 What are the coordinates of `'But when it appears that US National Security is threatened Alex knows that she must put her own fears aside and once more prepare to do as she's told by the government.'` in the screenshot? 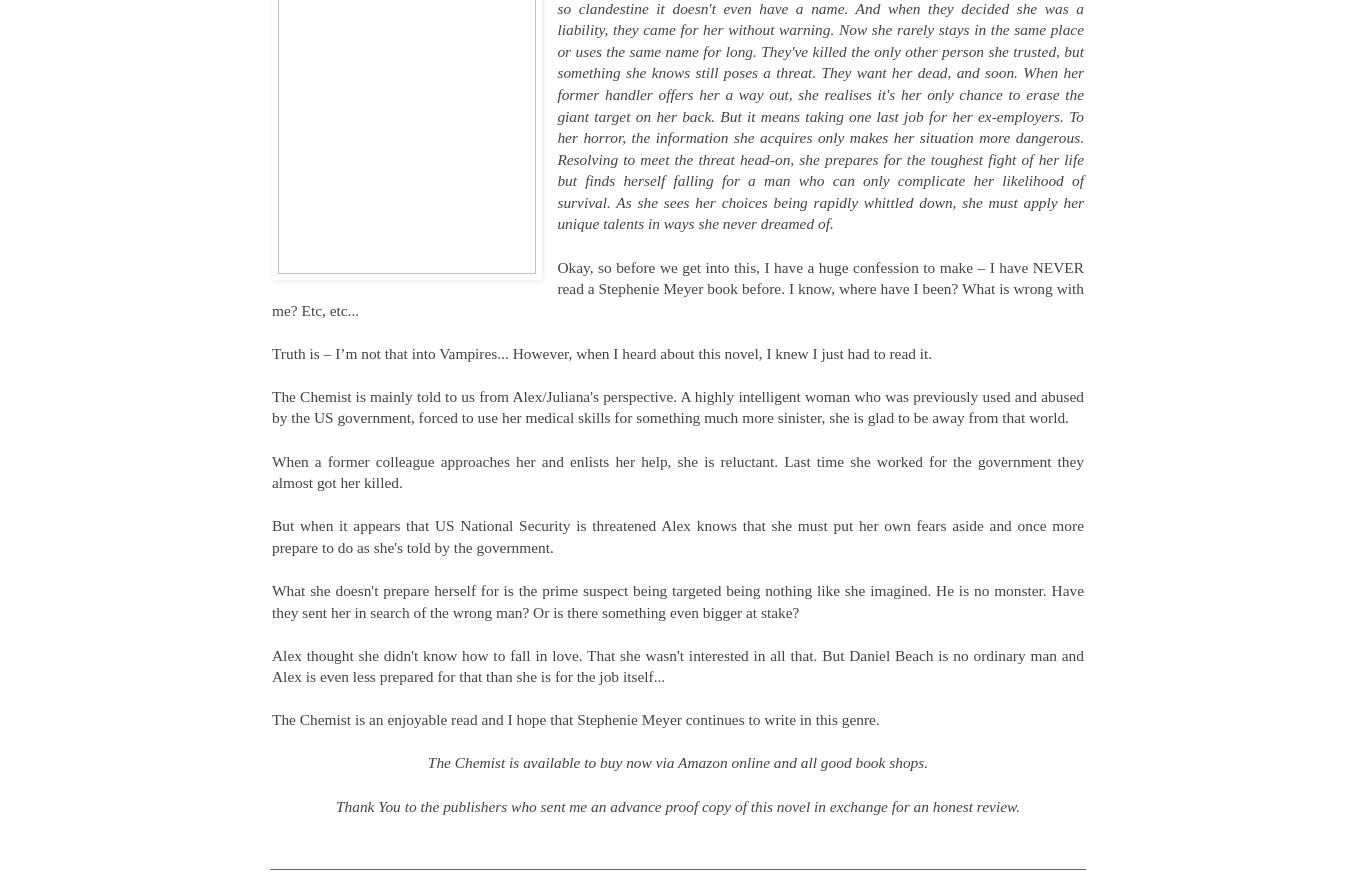 It's located at (677, 536).